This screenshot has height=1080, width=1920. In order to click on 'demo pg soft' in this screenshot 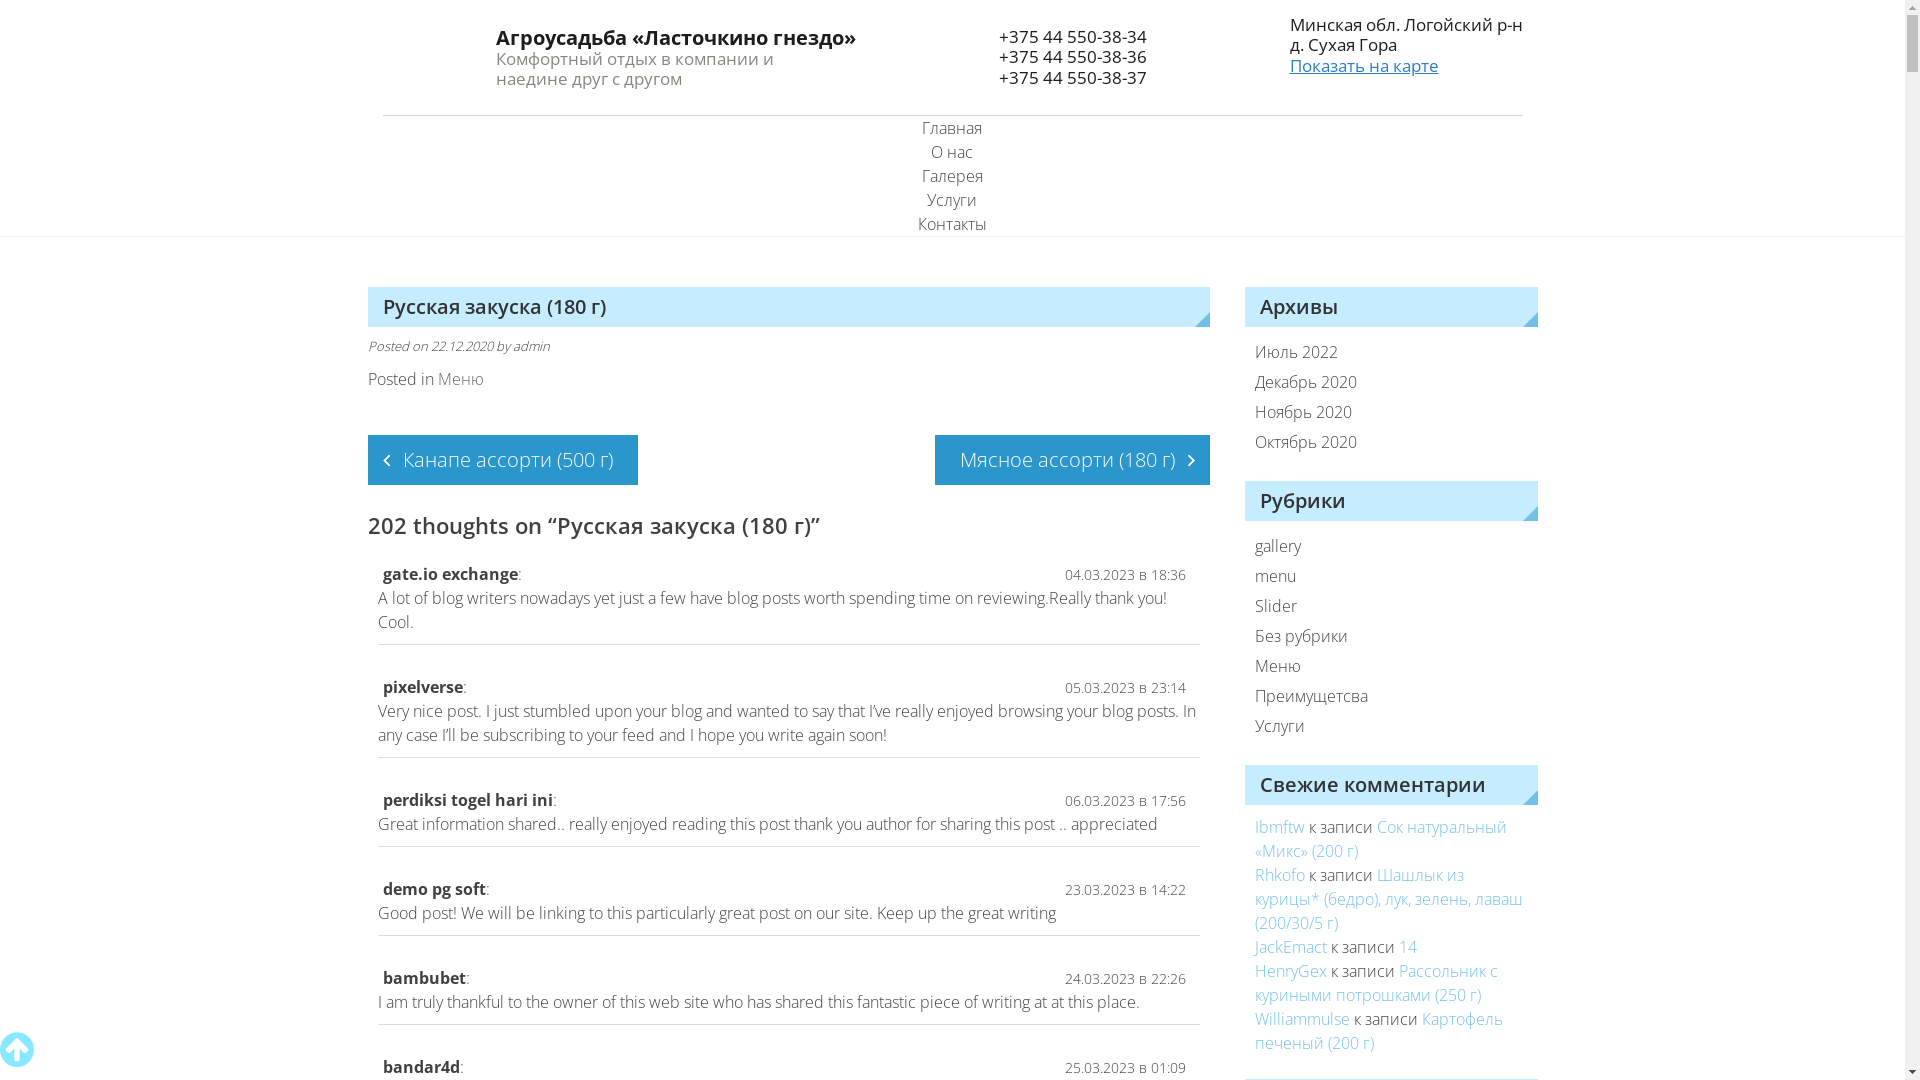, I will do `click(432, 887)`.